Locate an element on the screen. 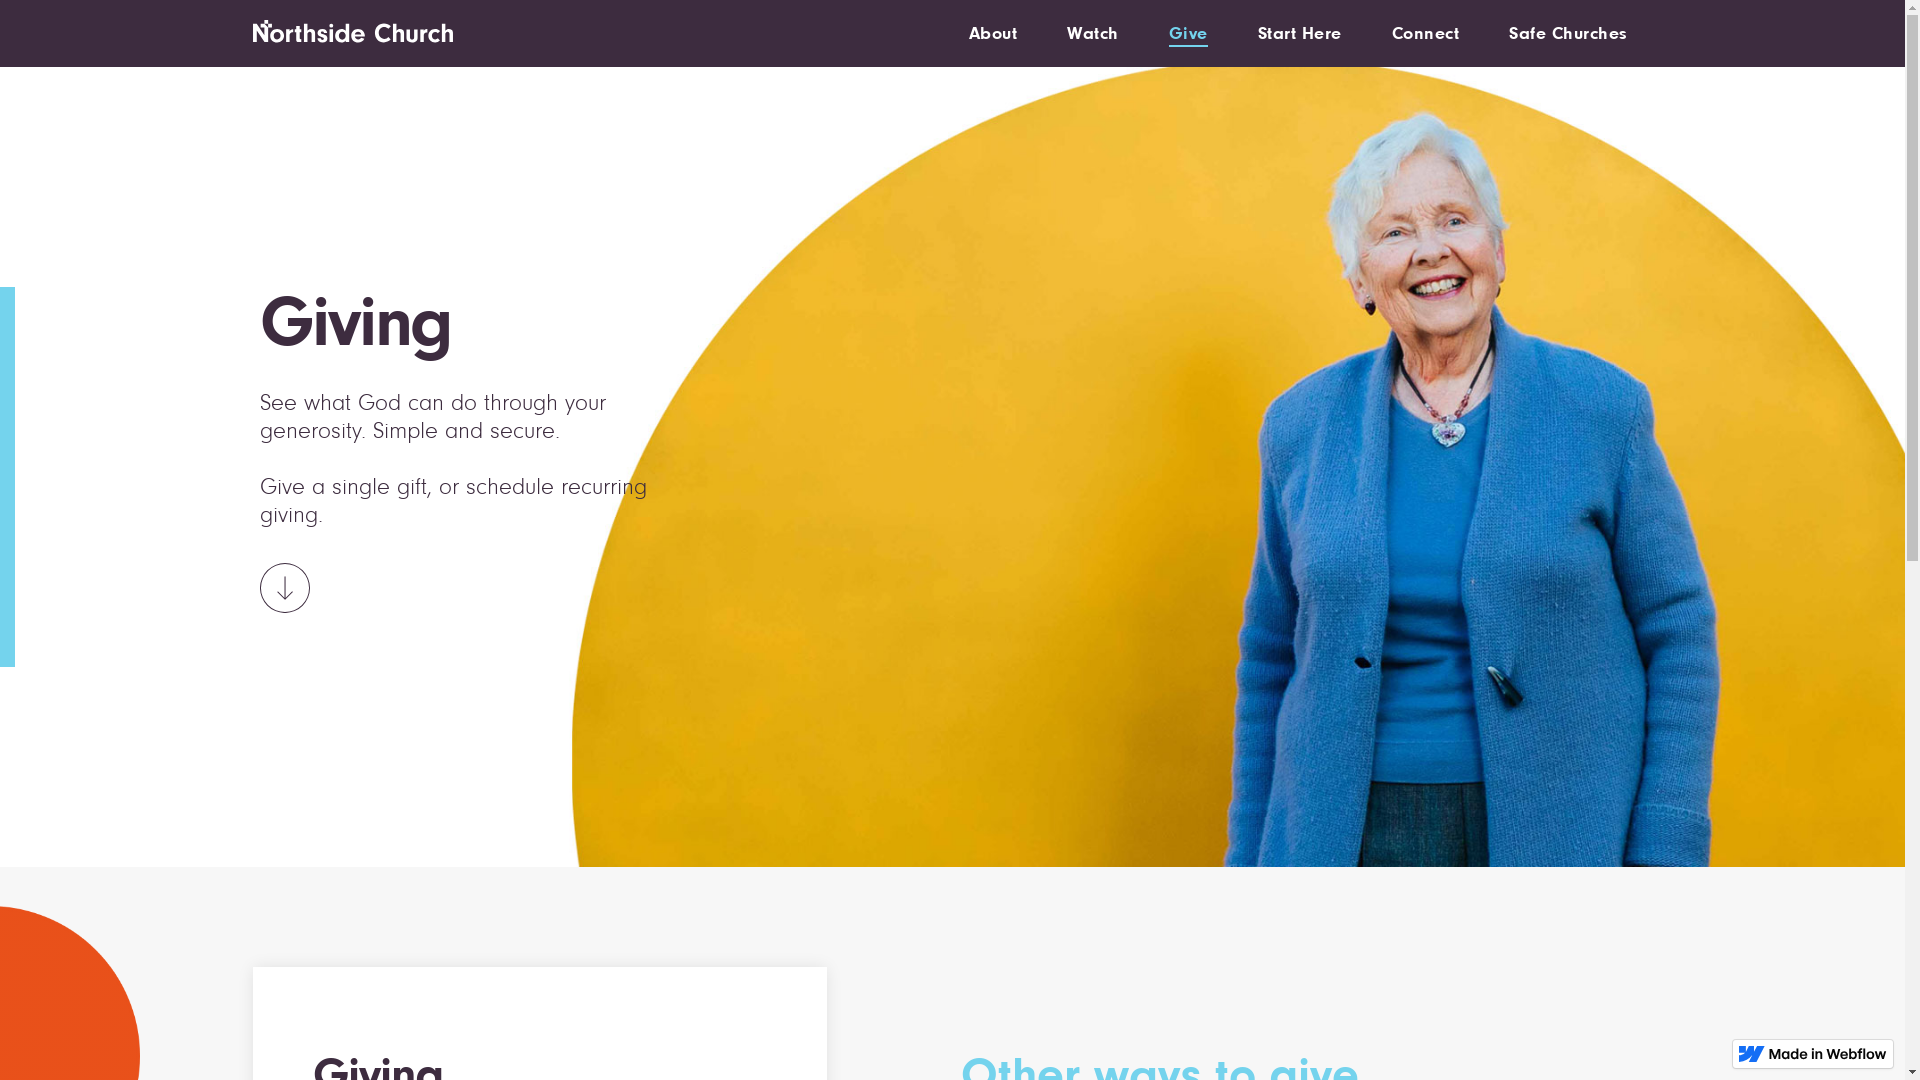 This screenshot has width=1920, height=1080. 'Connect' is located at coordinates (1424, 32).